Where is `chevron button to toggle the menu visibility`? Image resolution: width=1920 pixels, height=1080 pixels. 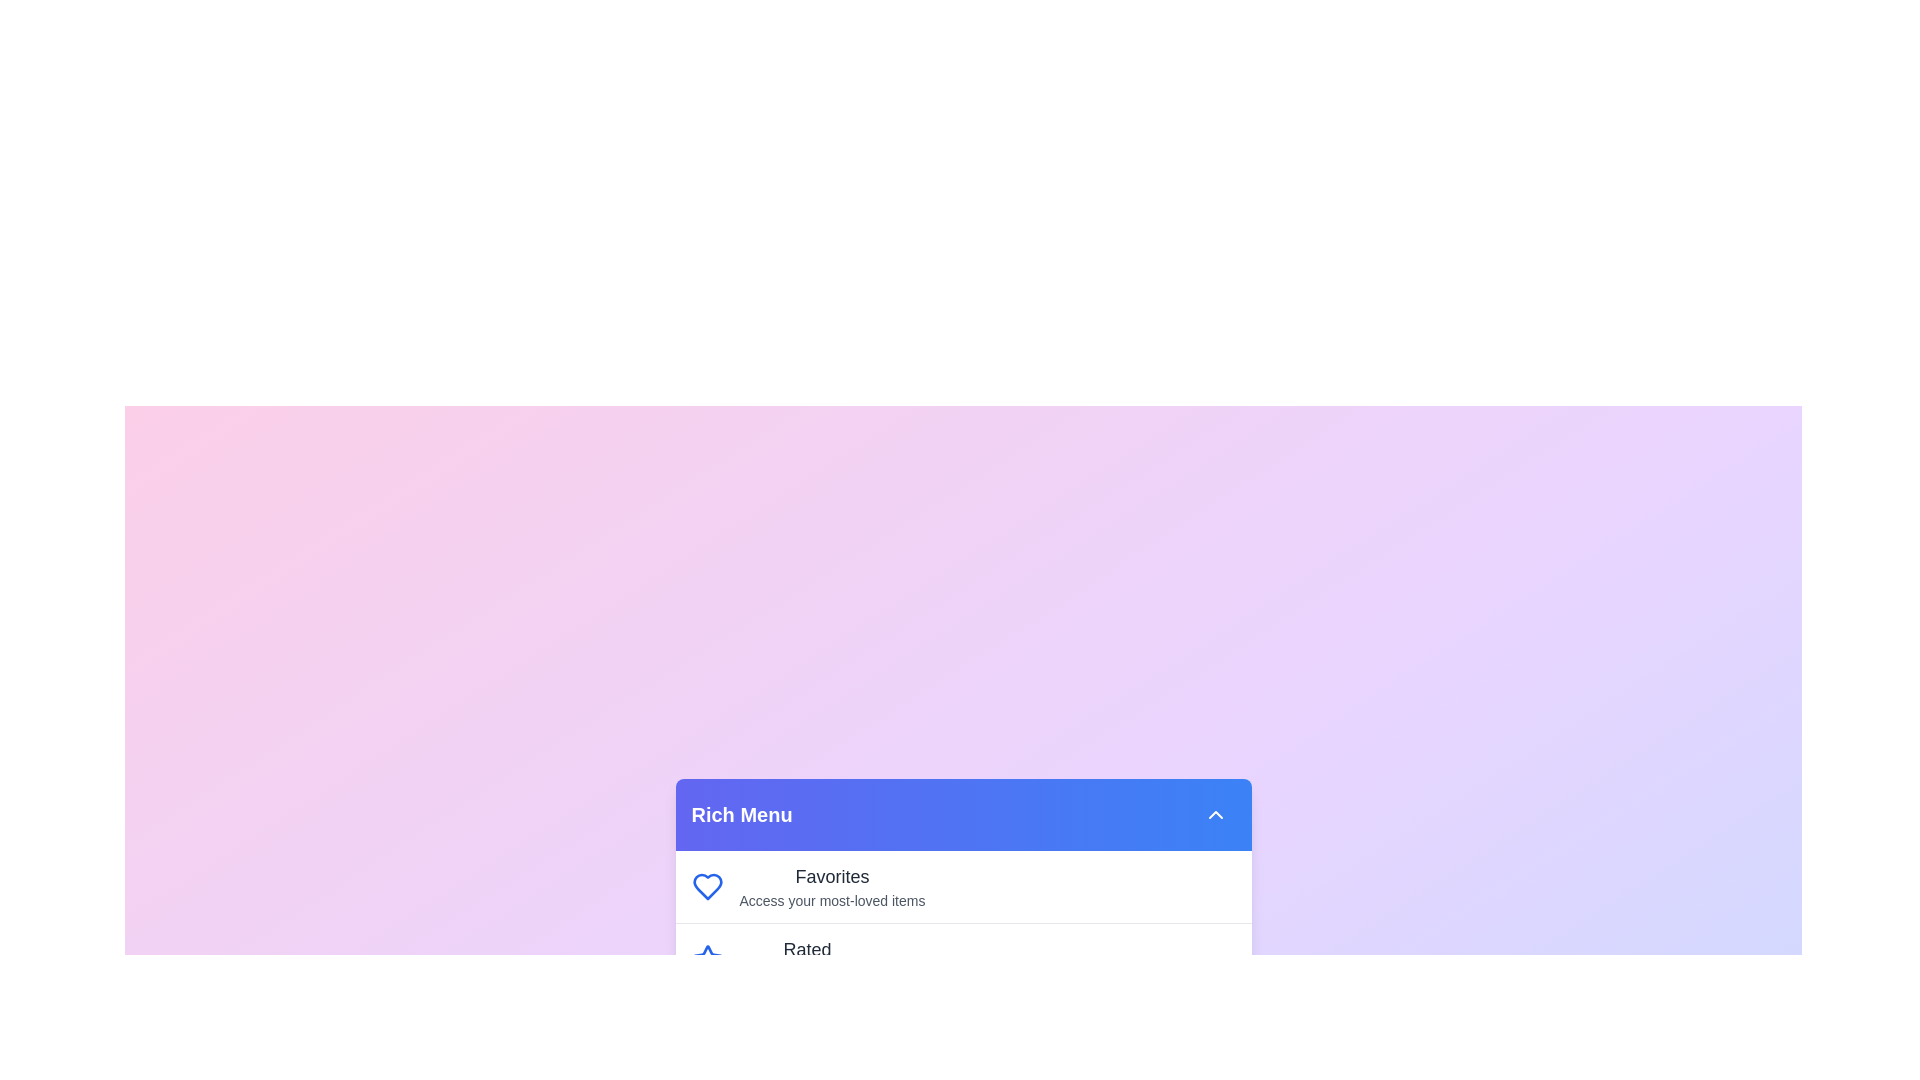
chevron button to toggle the menu visibility is located at coordinates (1214, 814).